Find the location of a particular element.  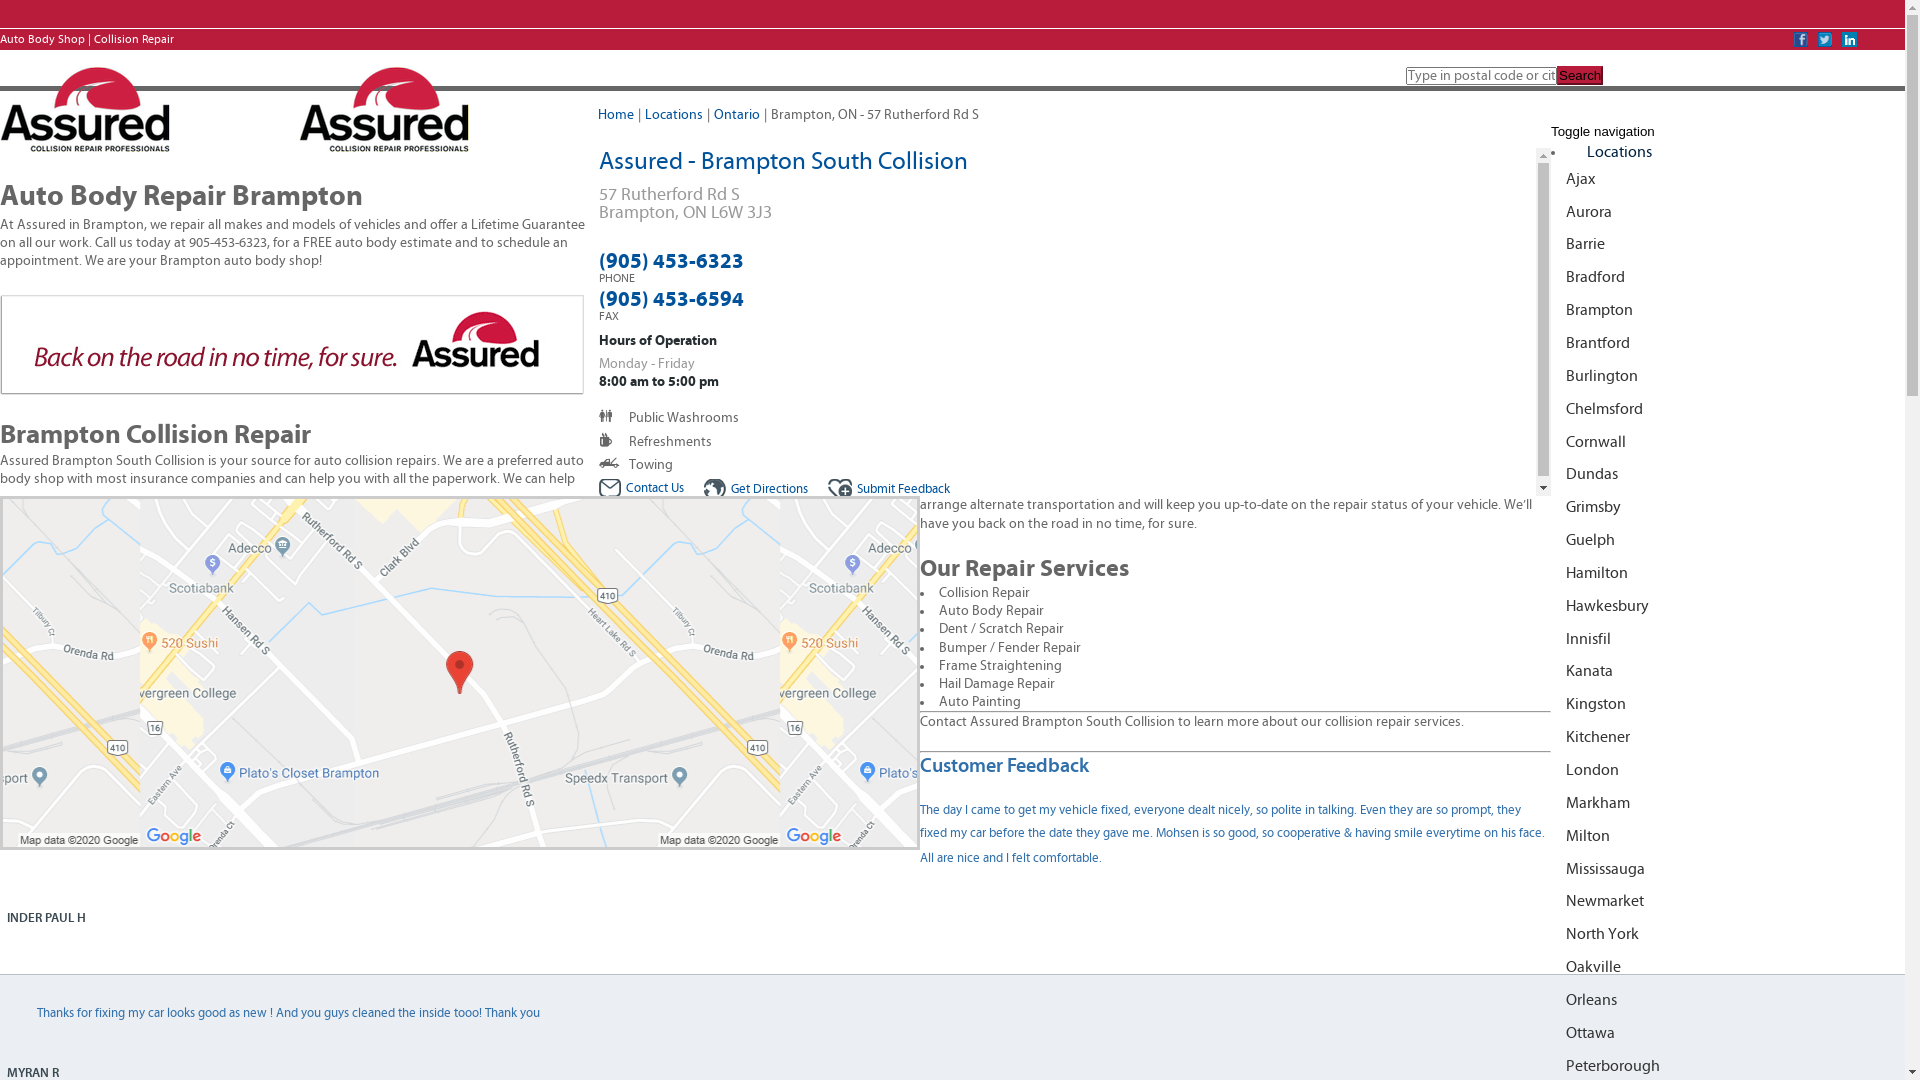

'Locations' is located at coordinates (1619, 150).